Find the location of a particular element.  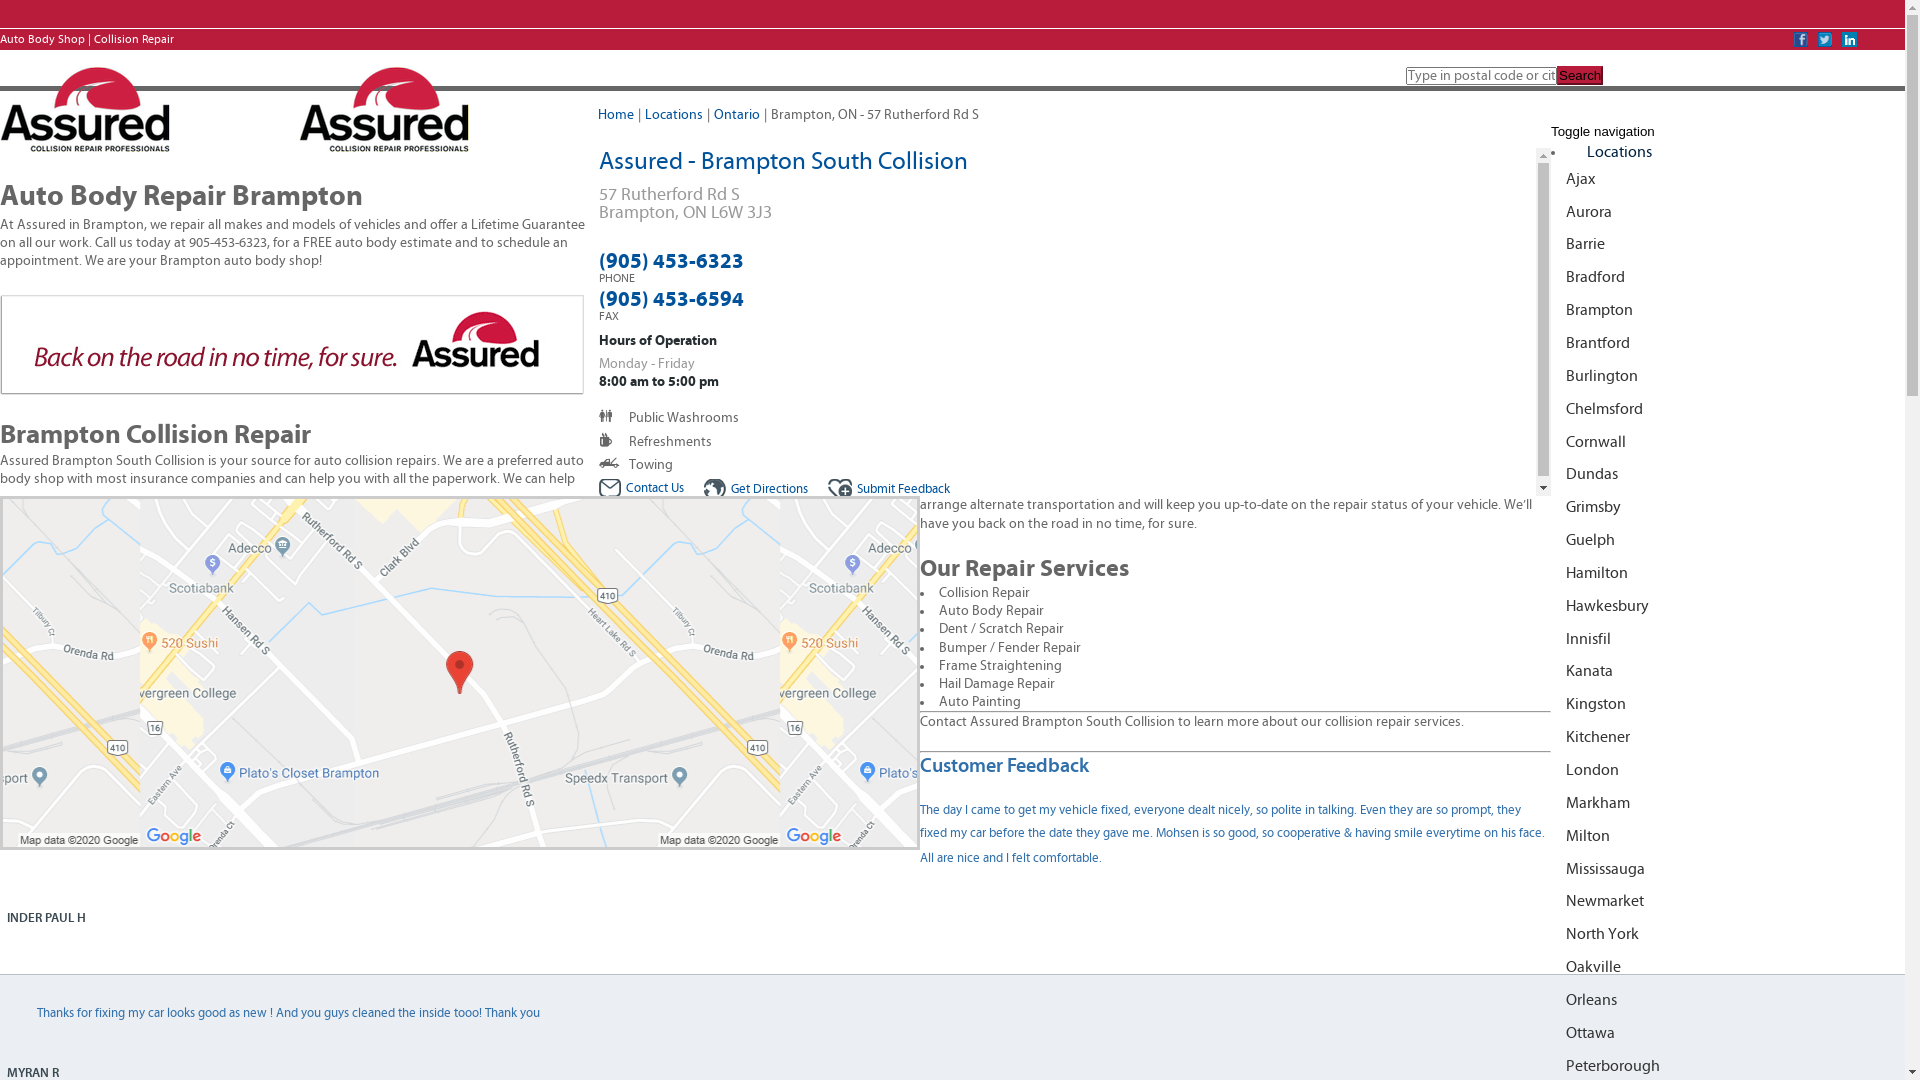

'Locations' is located at coordinates (1619, 150).